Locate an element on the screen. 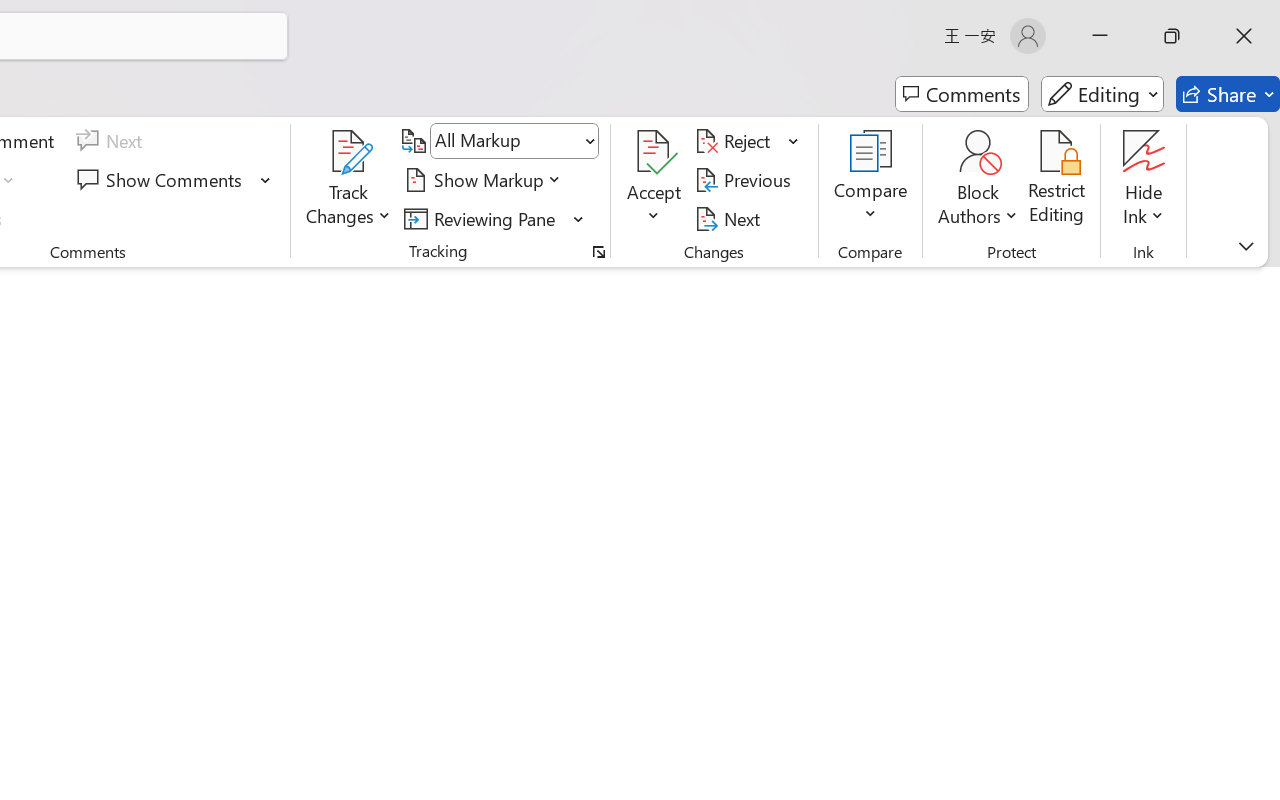  'Restrict Editing' is located at coordinates (1056, 179).